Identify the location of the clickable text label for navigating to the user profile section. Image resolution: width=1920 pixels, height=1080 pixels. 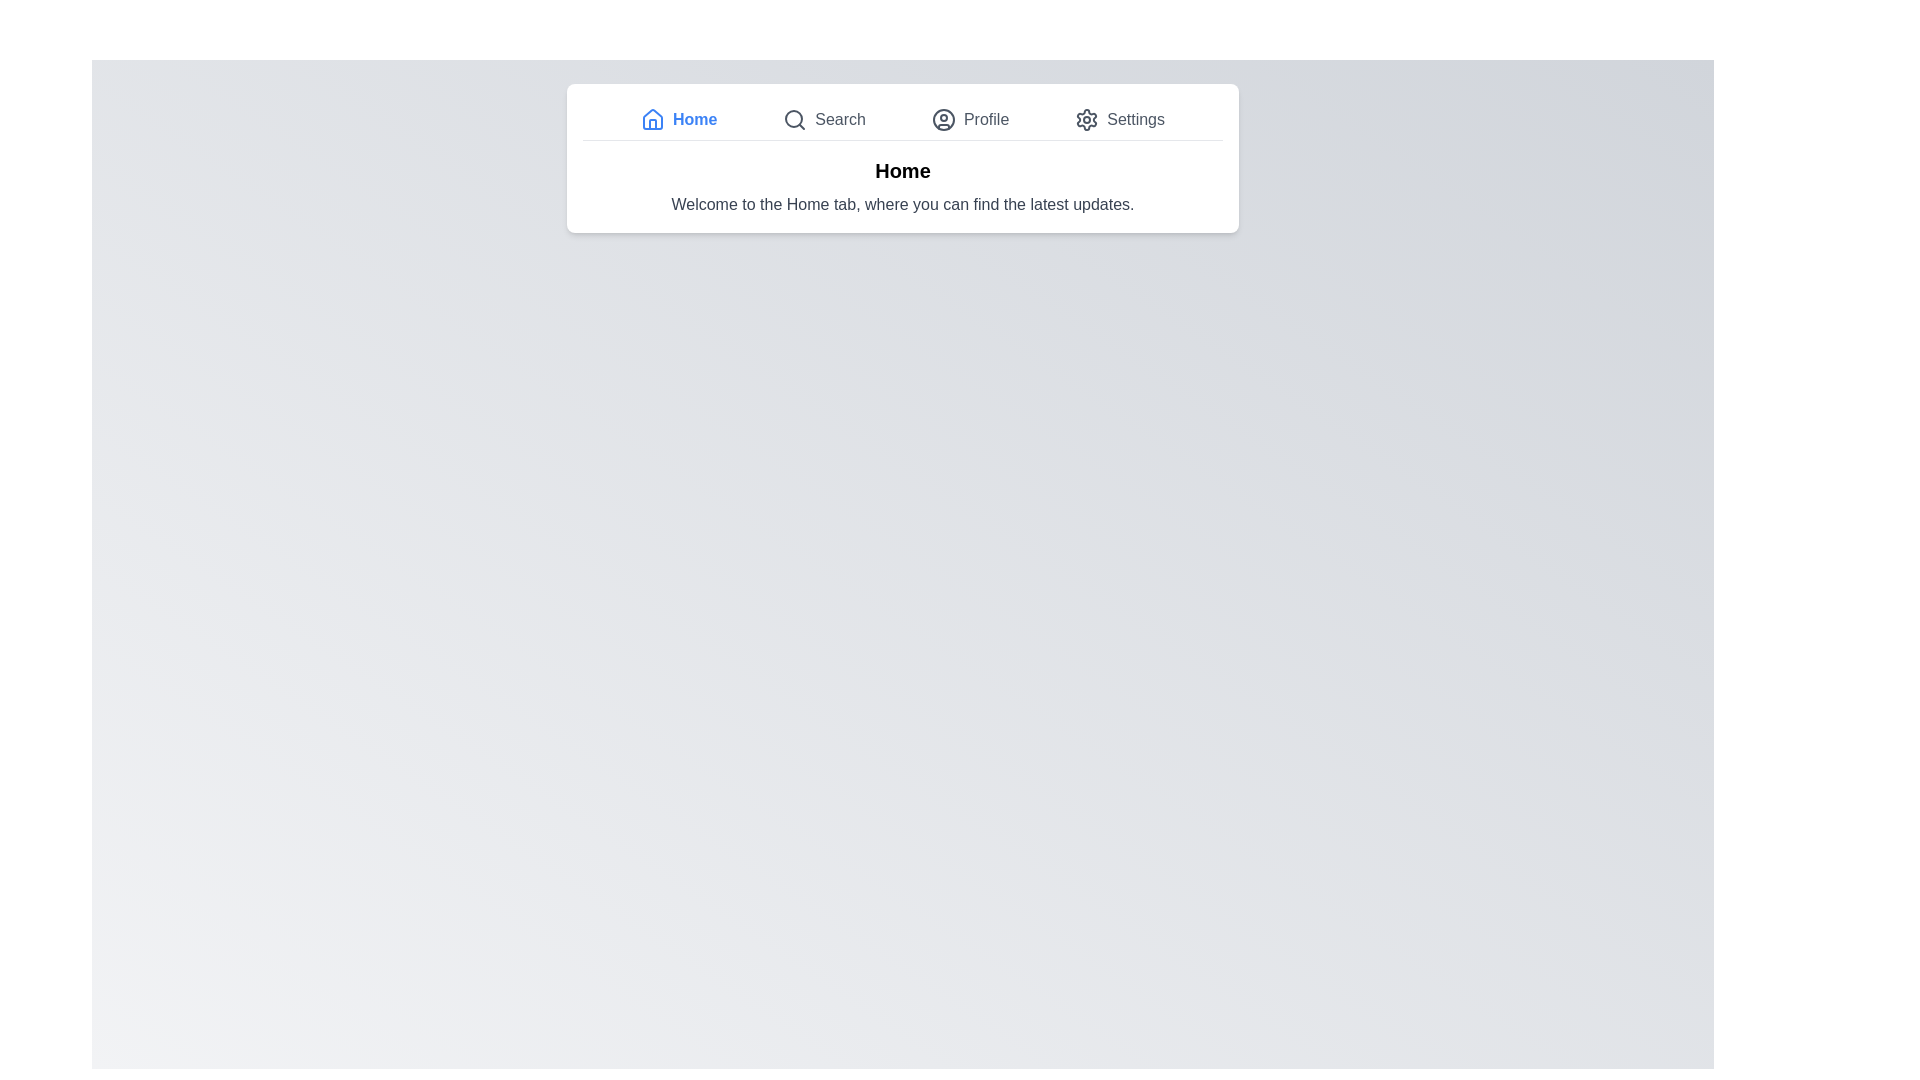
(986, 119).